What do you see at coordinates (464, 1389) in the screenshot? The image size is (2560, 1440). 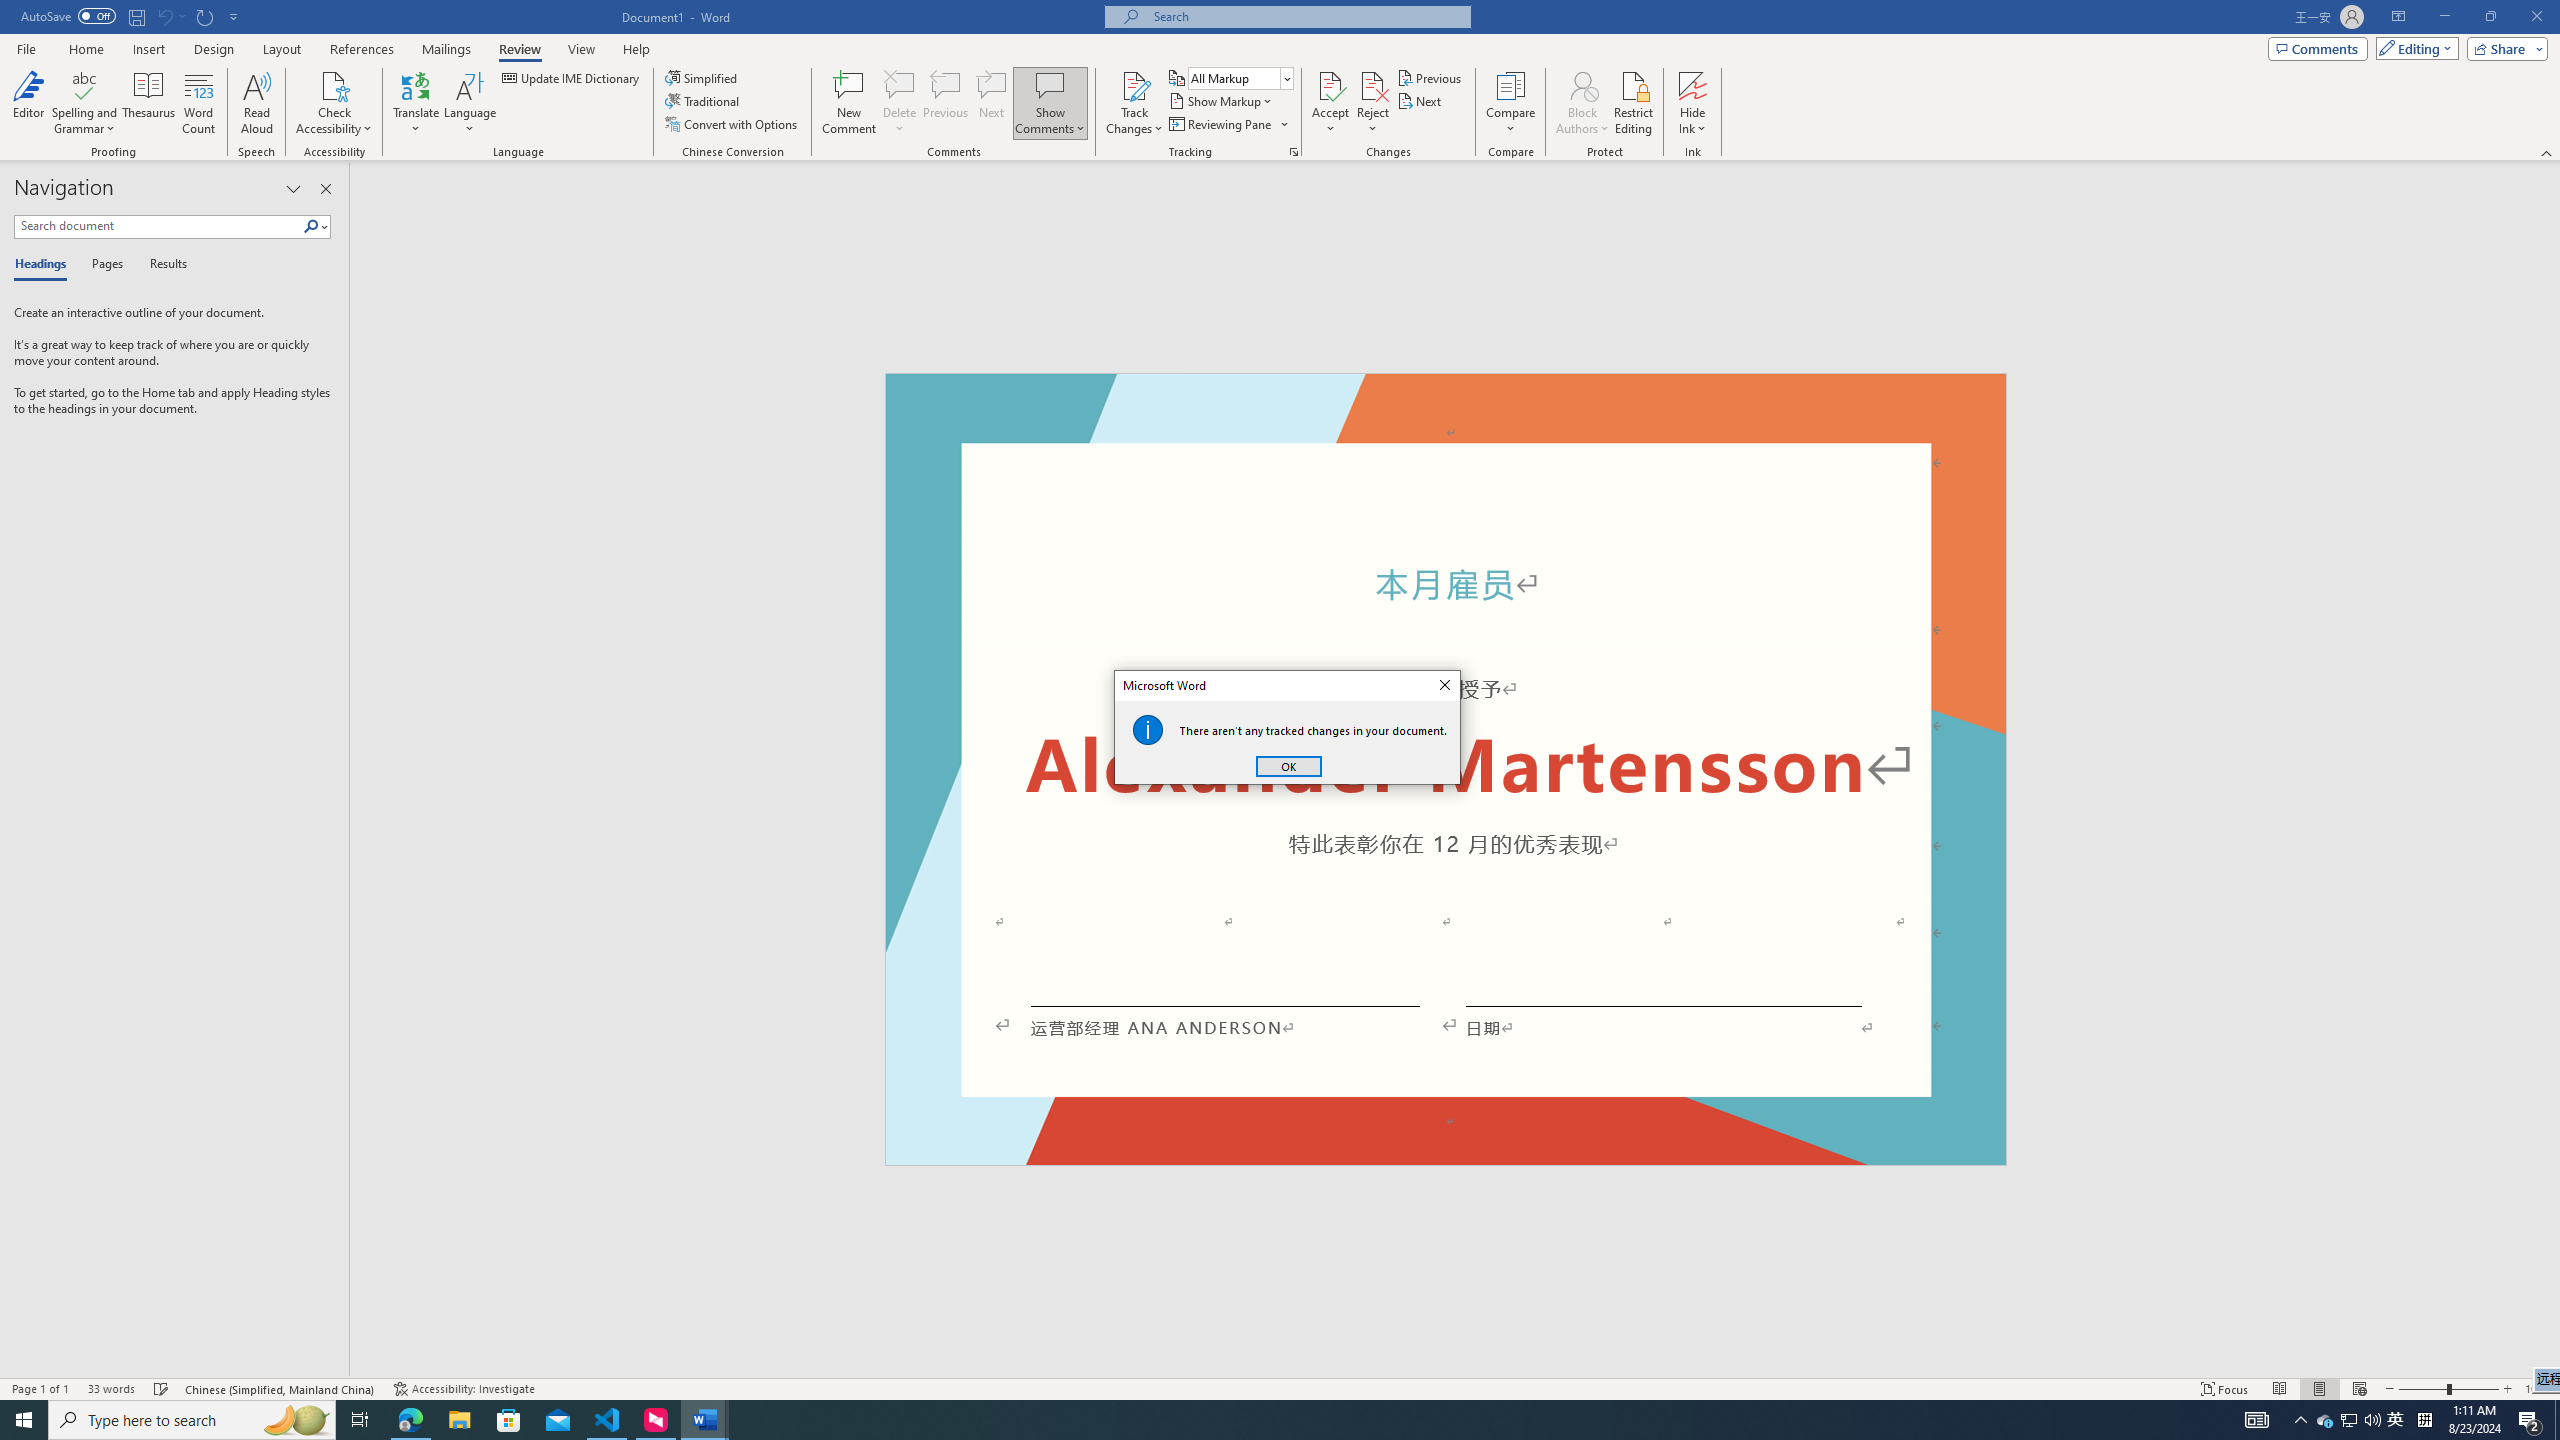 I see `'Accessibility Checker Accessibility: Investigate'` at bounding box center [464, 1389].